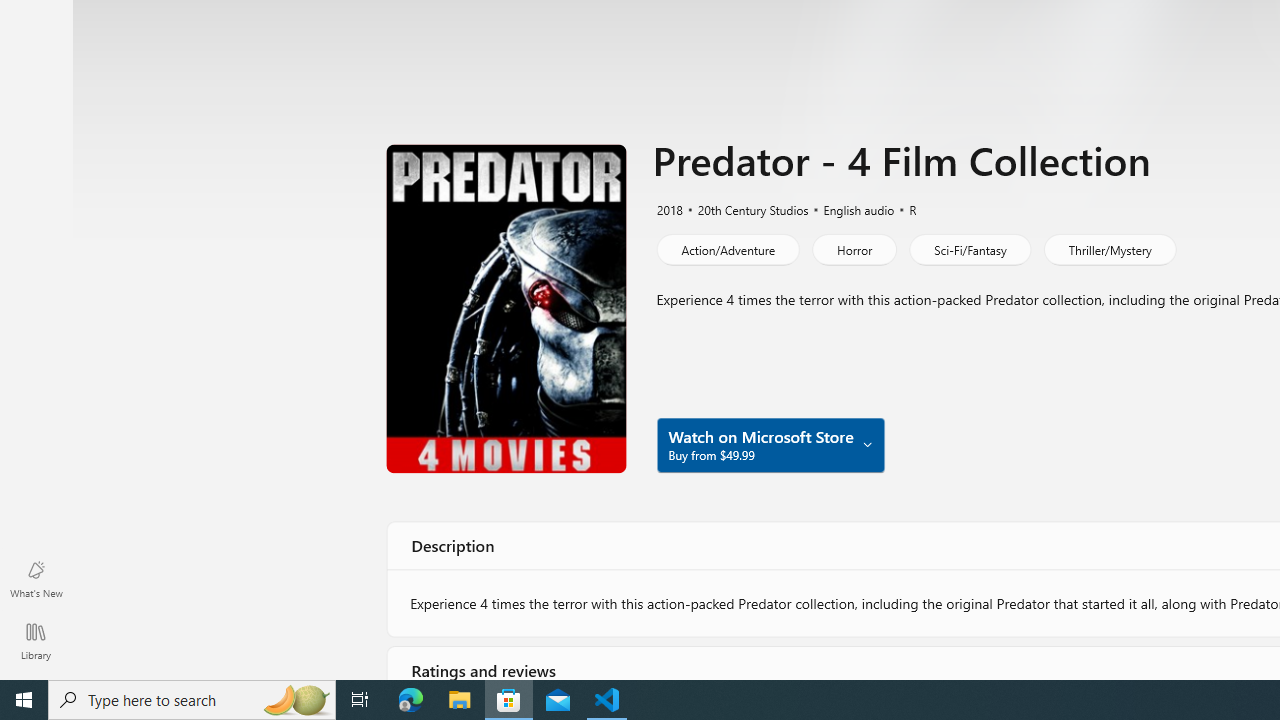  Describe the element at coordinates (969, 248) in the screenshot. I see `'Sci-Fi/Fantasy'` at that location.